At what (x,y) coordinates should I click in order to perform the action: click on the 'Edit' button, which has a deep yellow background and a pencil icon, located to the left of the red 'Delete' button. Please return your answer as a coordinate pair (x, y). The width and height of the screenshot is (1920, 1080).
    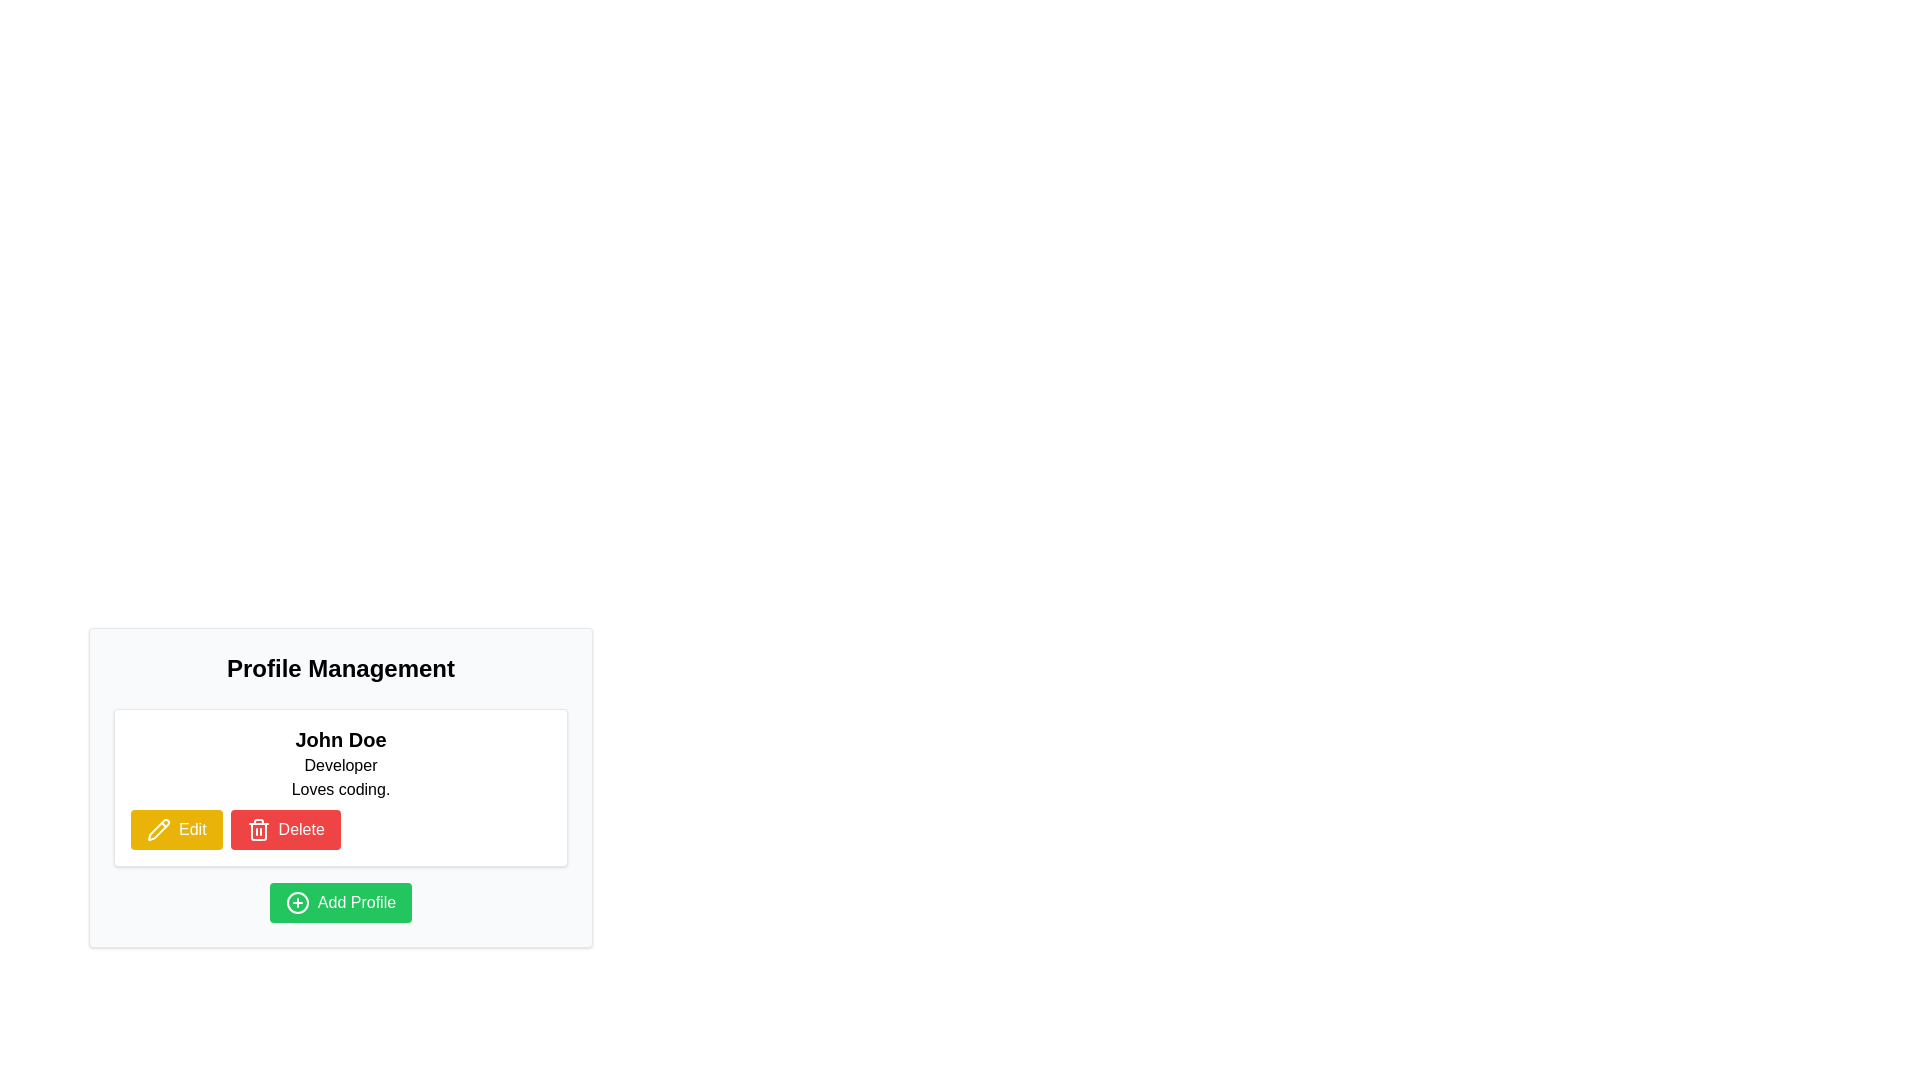
    Looking at the image, I should click on (176, 829).